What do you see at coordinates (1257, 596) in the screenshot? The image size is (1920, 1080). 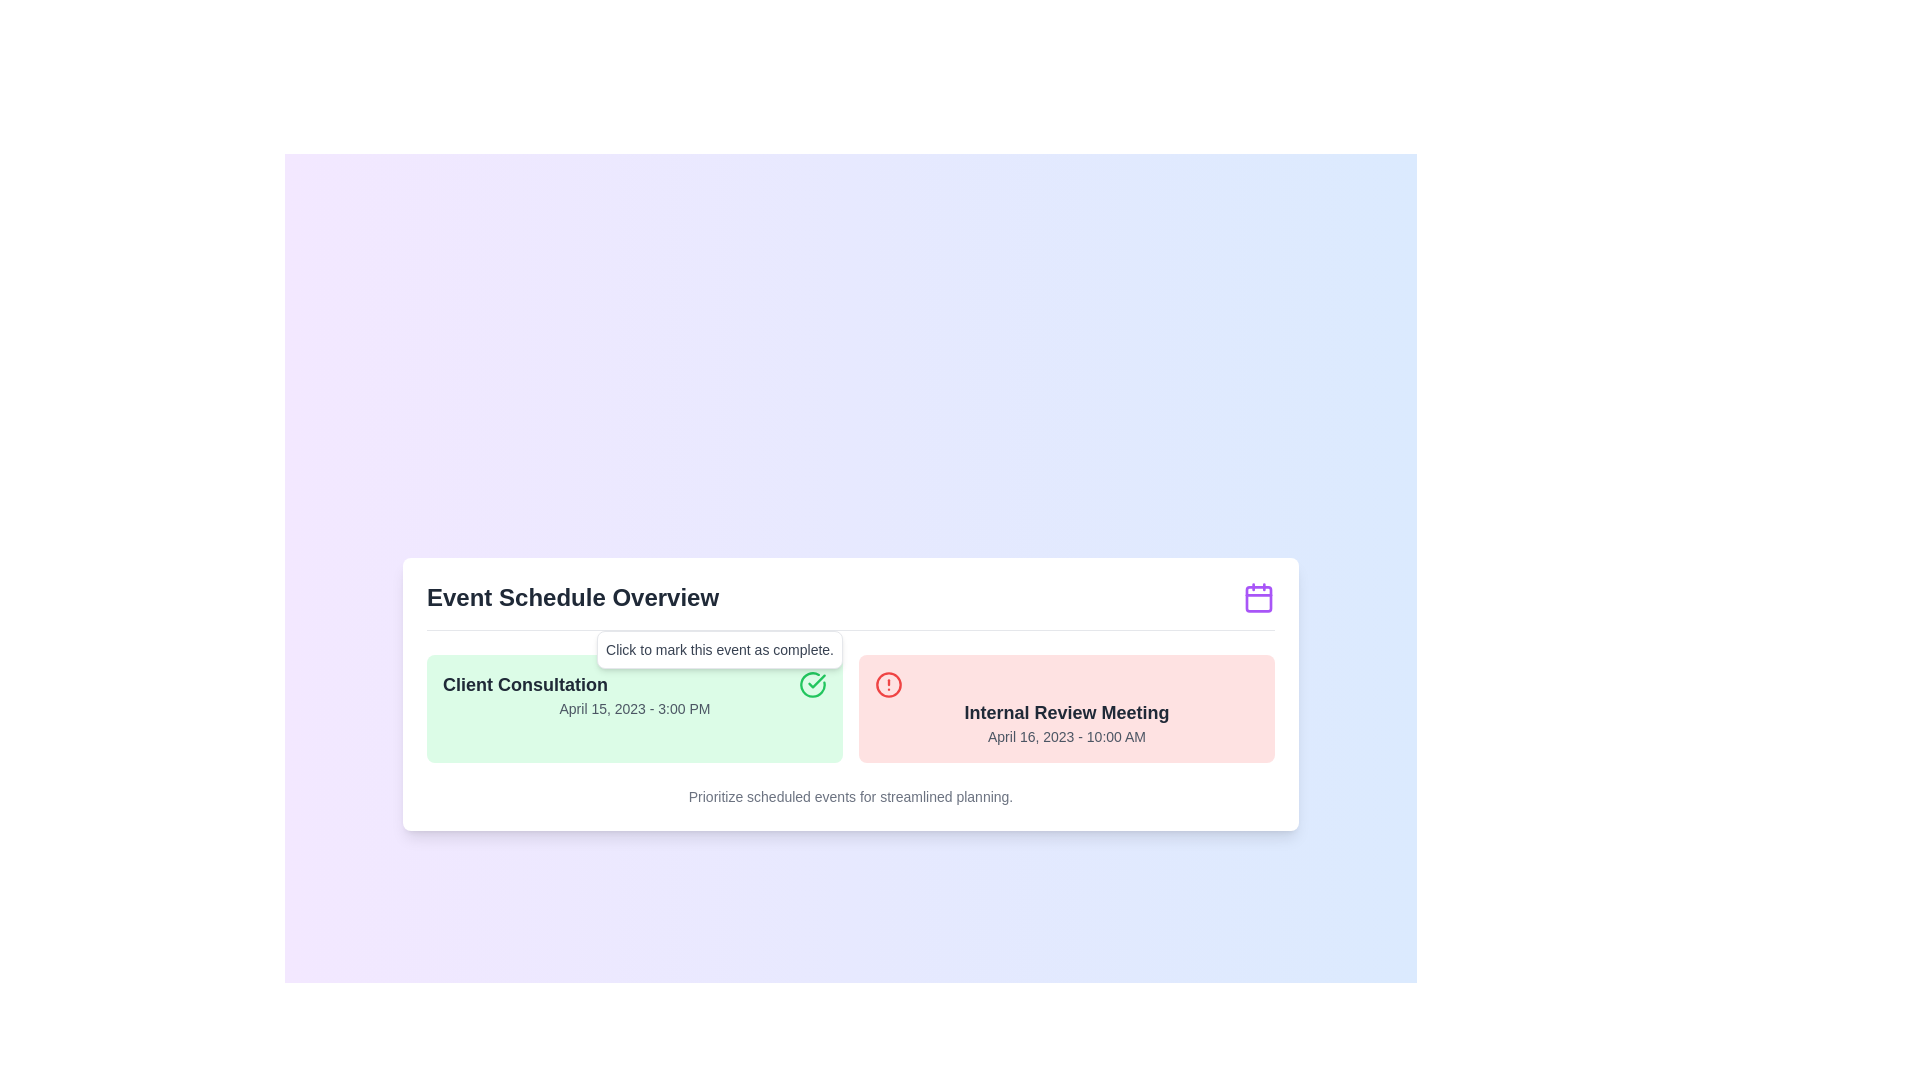 I see `the purple calendar icon located in the top-right corner of the 'Event Schedule Overview' section` at bounding box center [1257, 596].